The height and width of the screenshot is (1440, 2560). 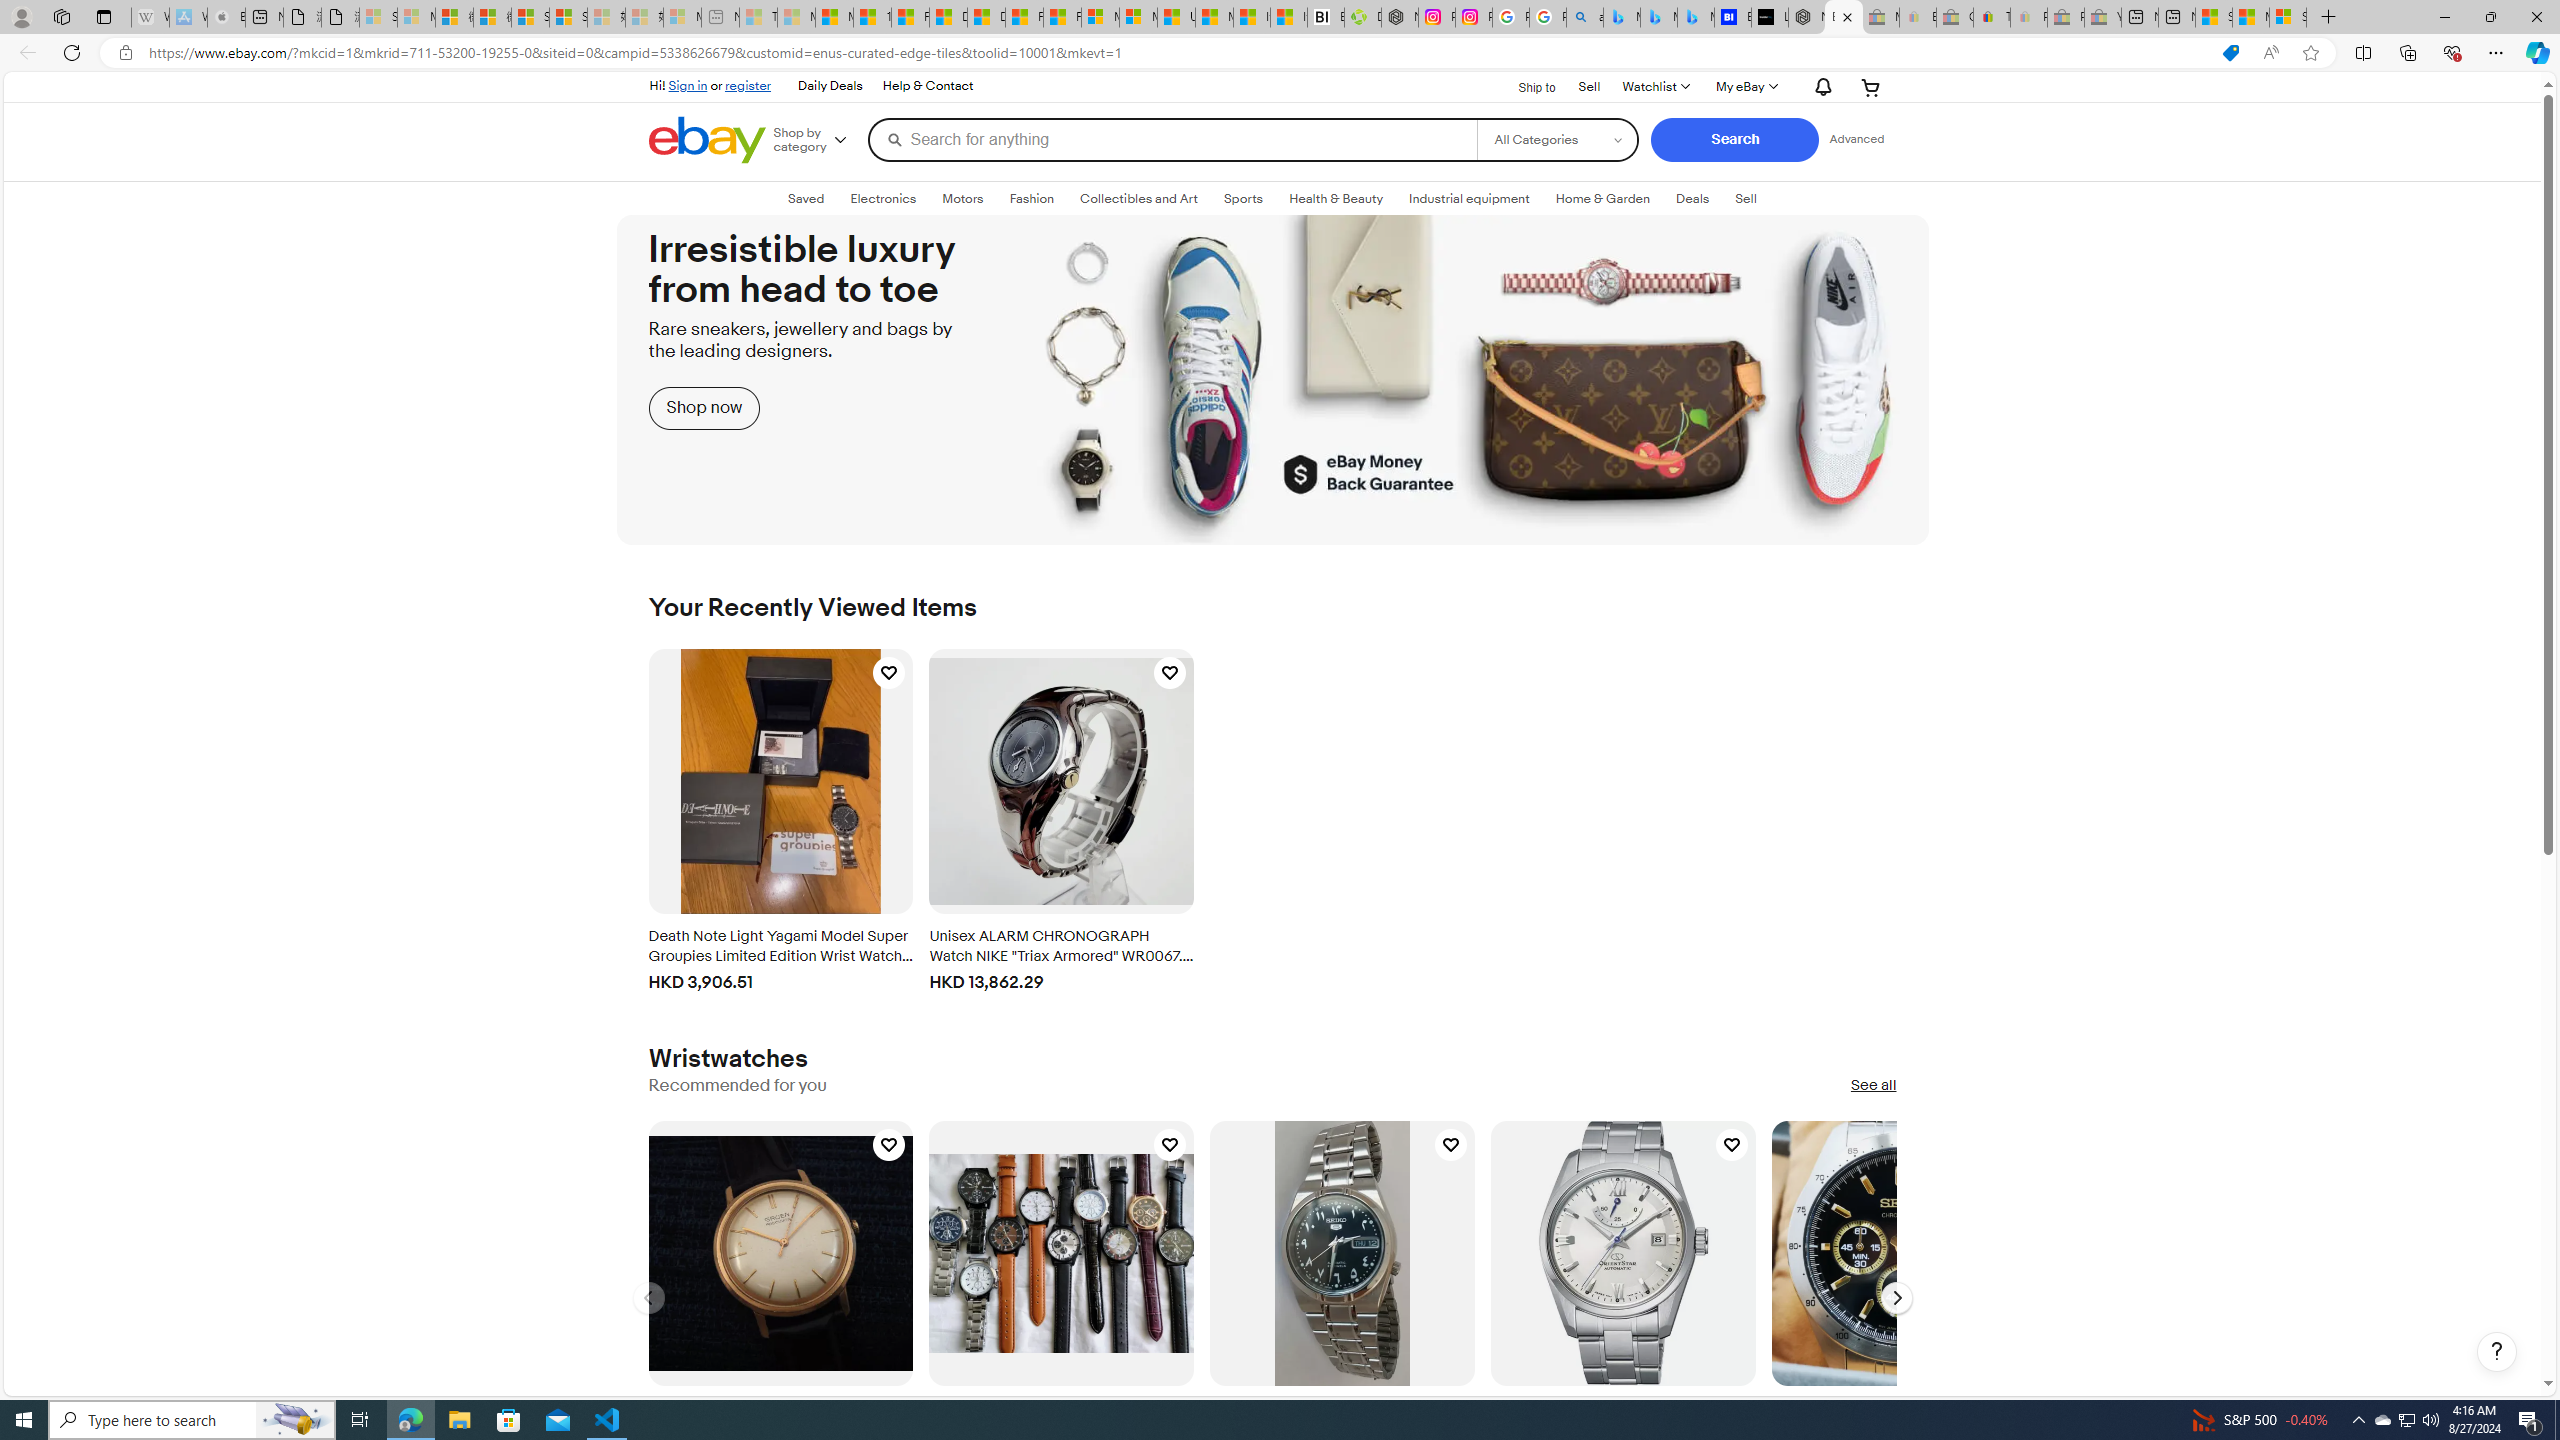 I want to click on 'Payments Terms of Use | eBay.com - Sleeping', so click(x=2027, y=16).